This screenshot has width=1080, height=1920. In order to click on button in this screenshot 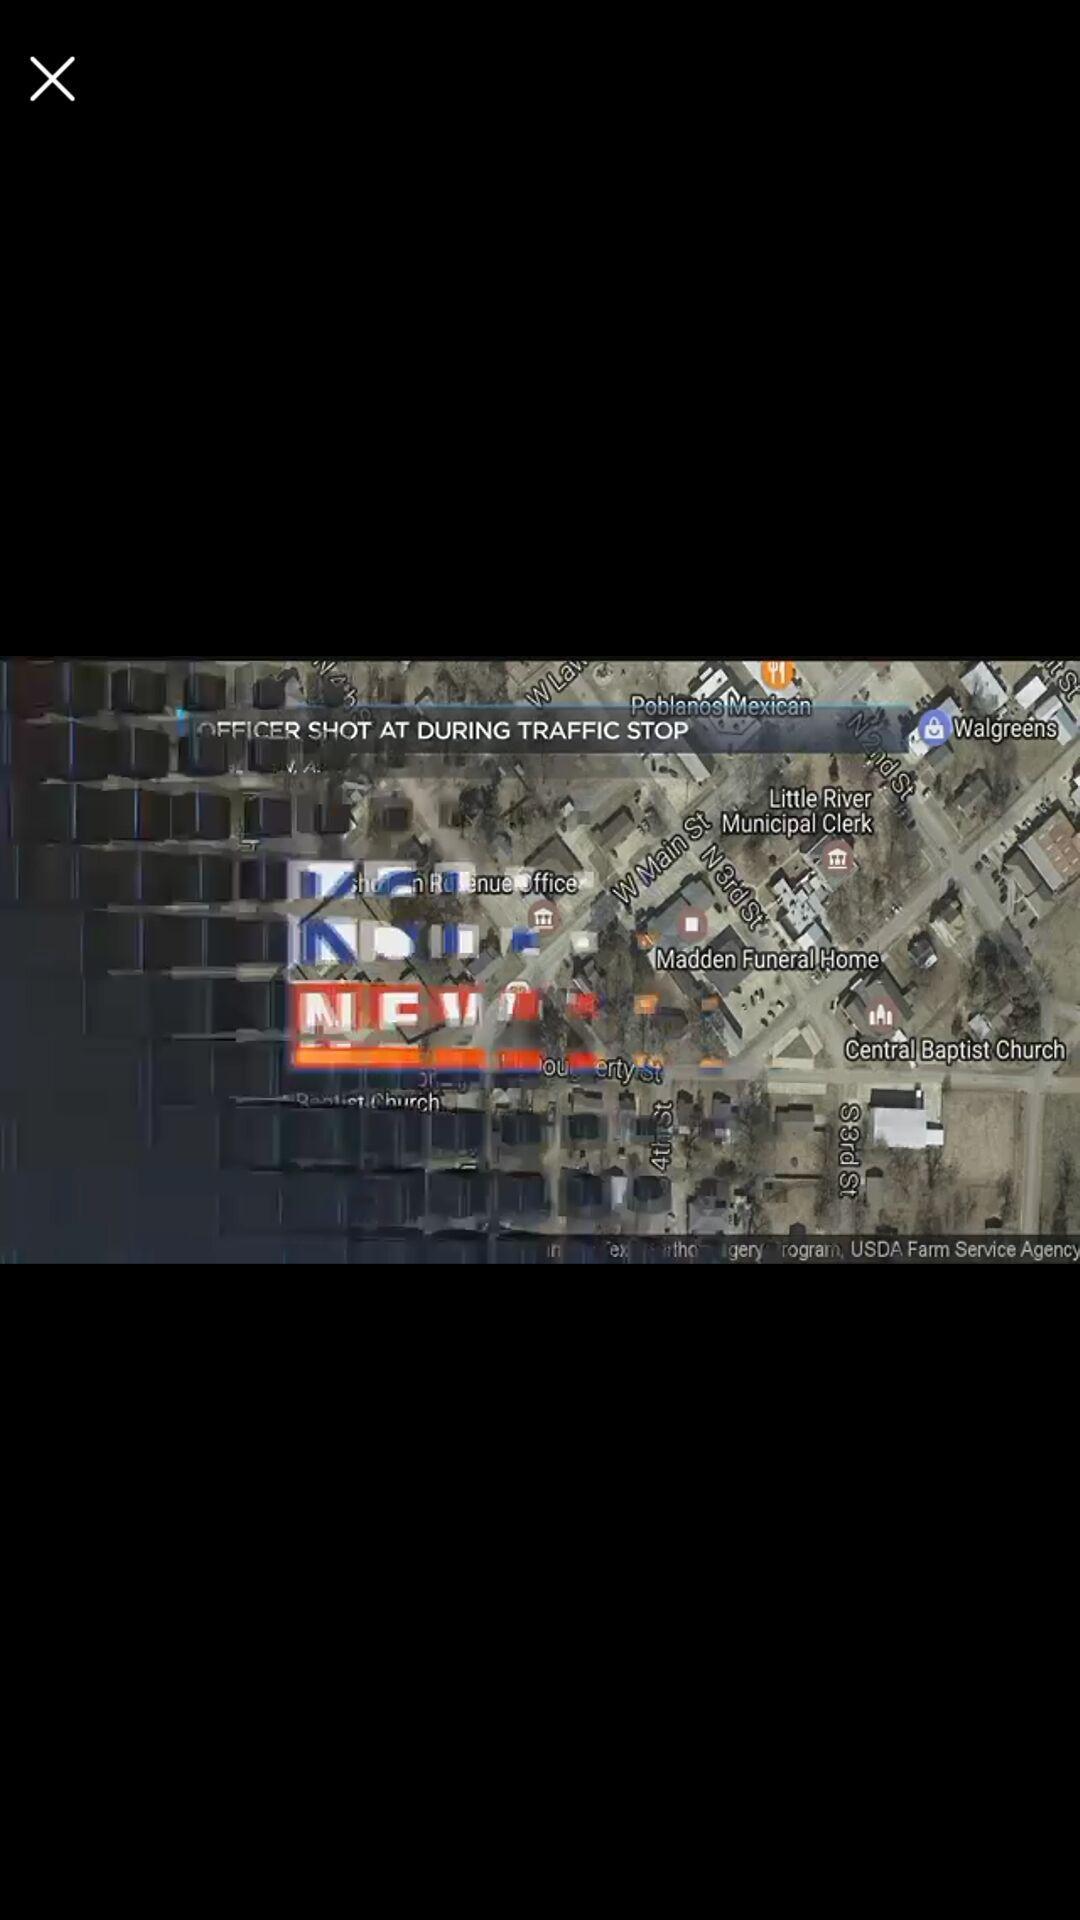, I will do `click(51, 78)`.